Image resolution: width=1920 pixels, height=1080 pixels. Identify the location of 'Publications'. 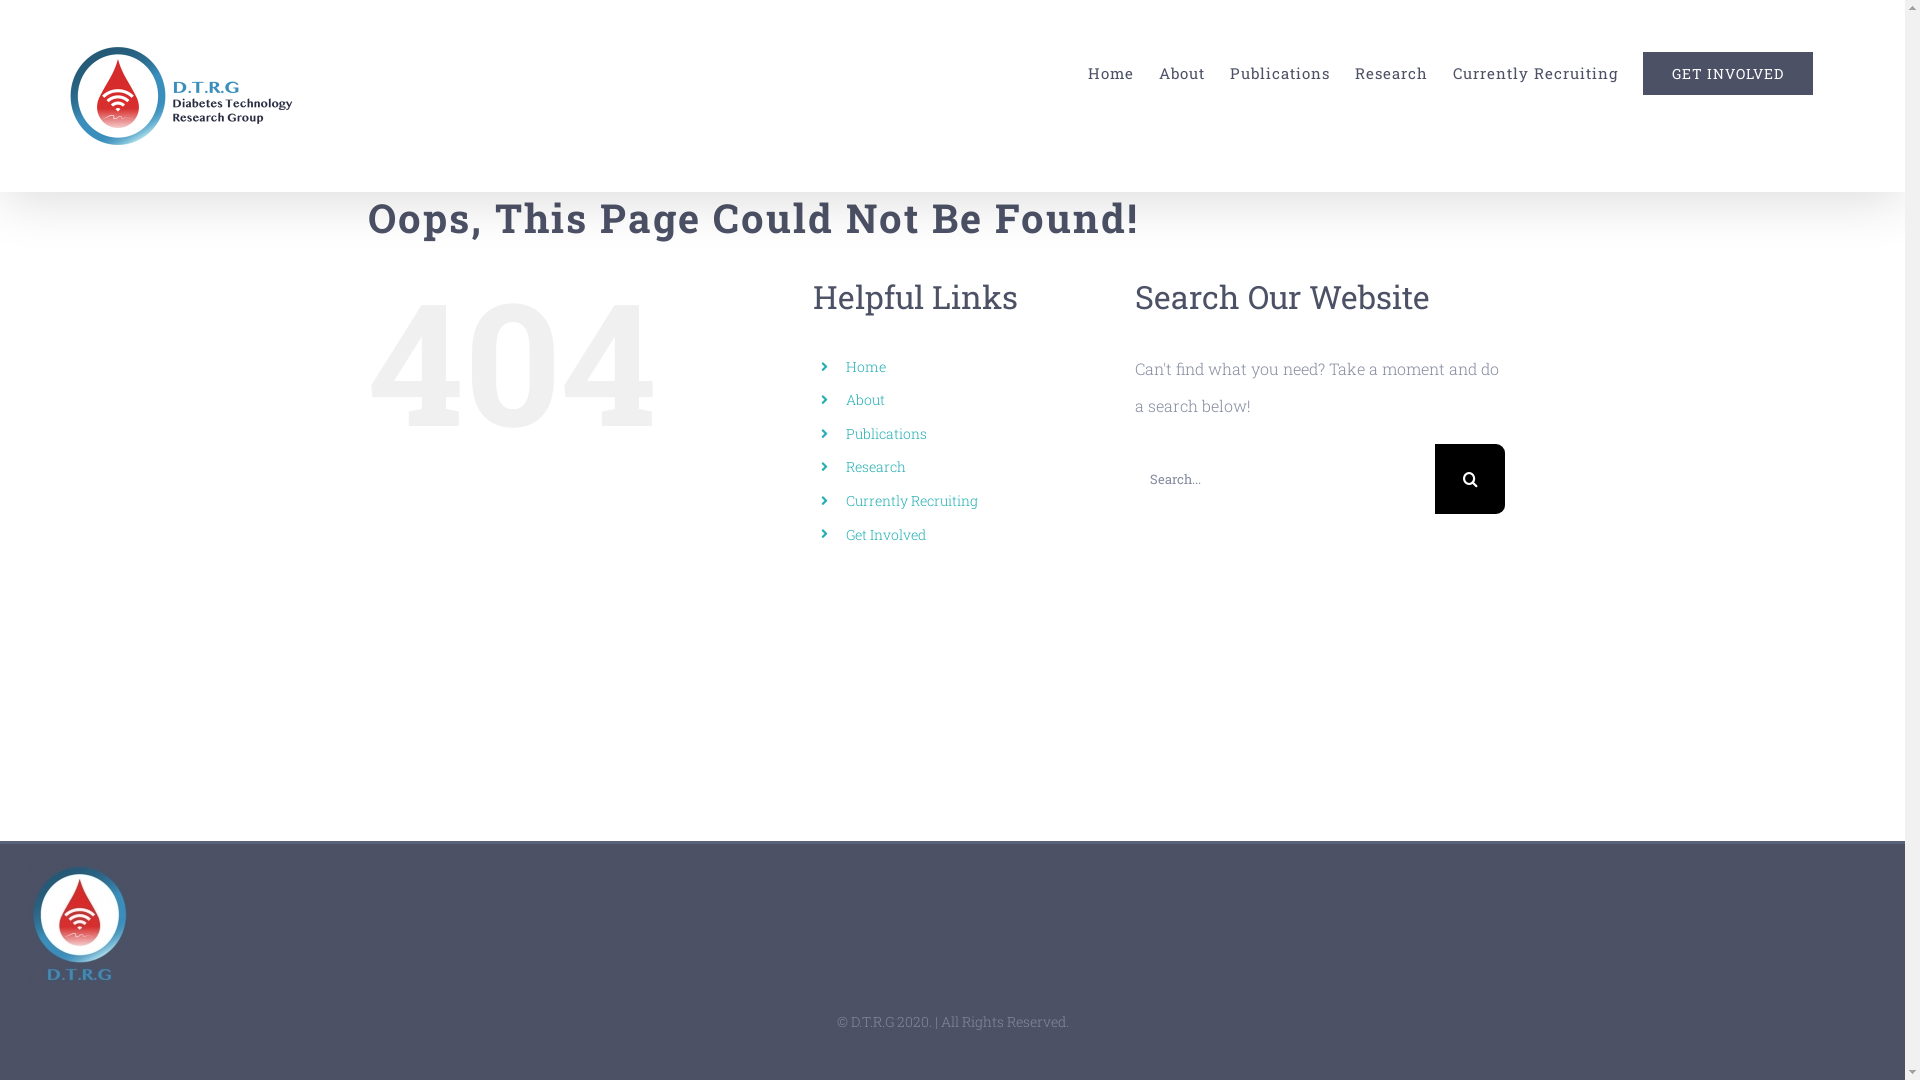
(885, 432).